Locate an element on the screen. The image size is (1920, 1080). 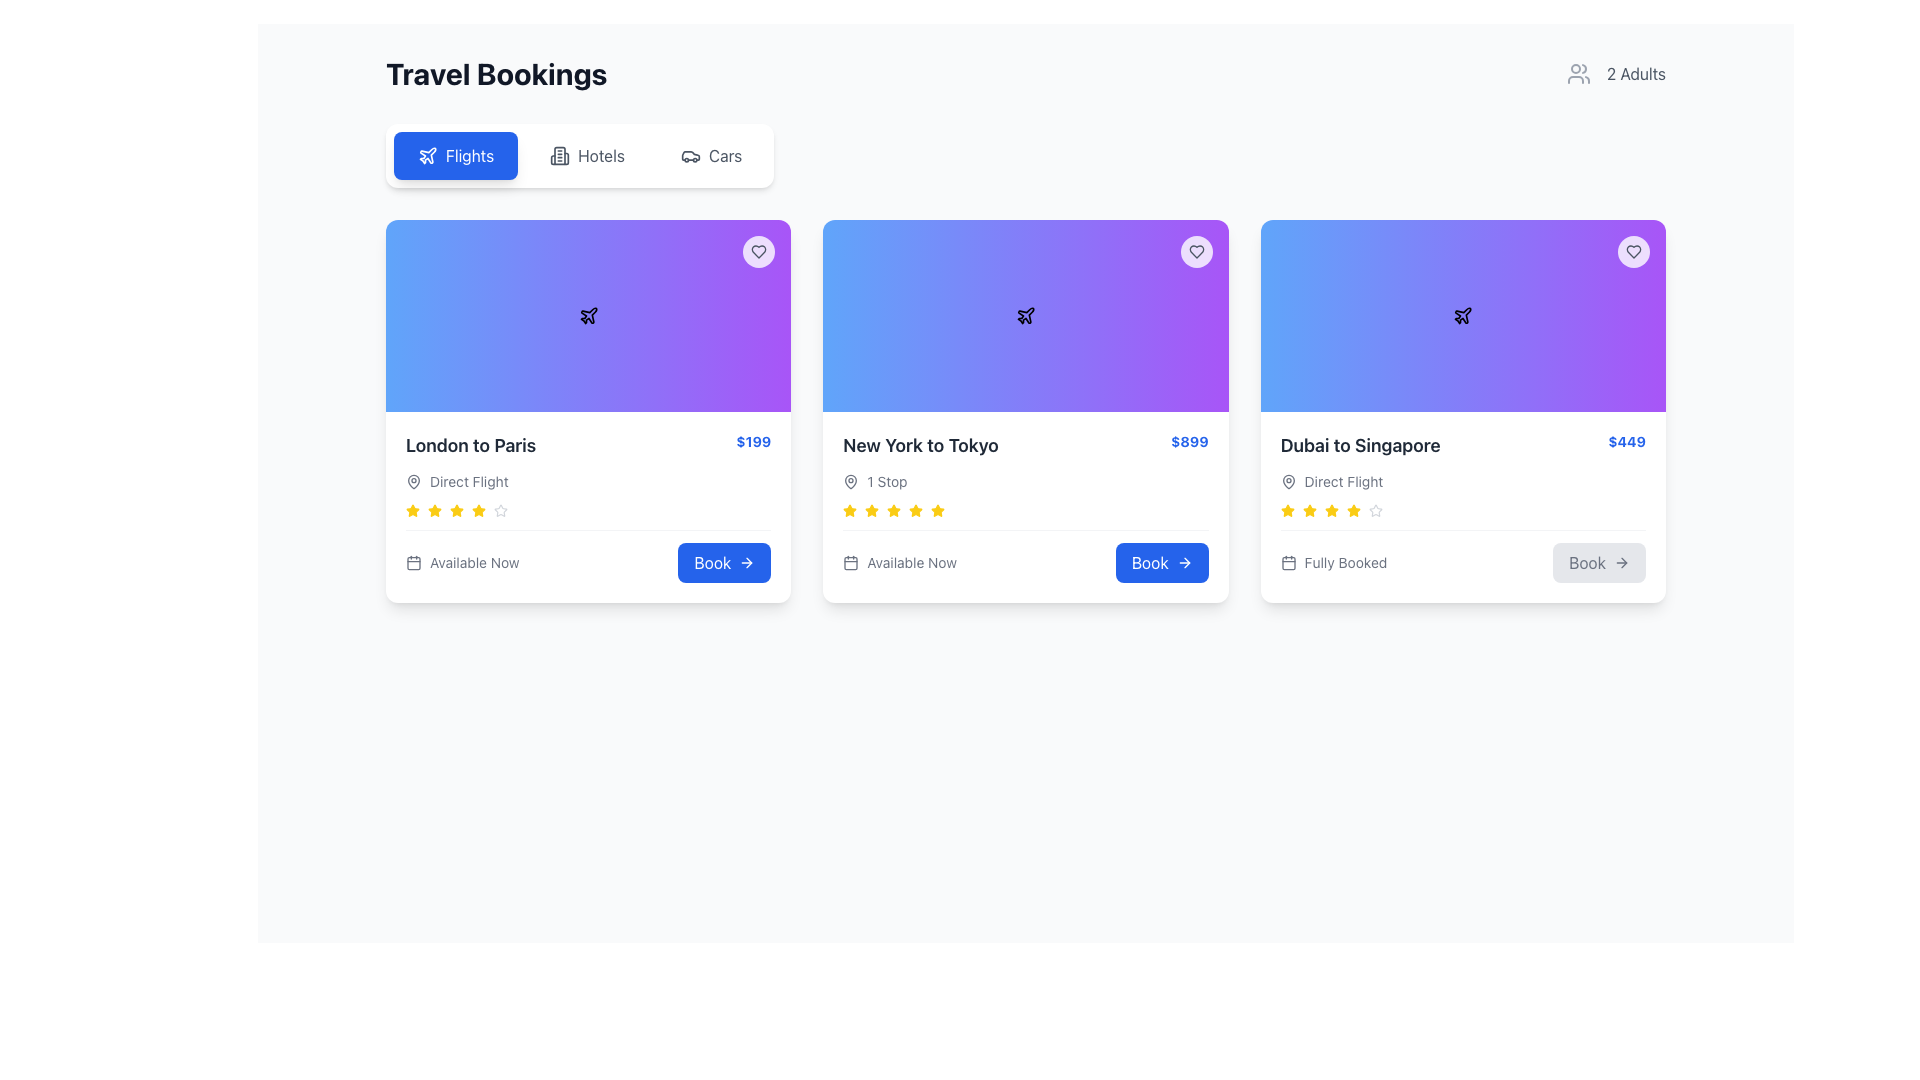
one of the star icons in the Rating component located in the rightmost card of the travel information list to modify the rating for the journey from 'Dubai to Singapore' is located at coordinates (1463, 509).